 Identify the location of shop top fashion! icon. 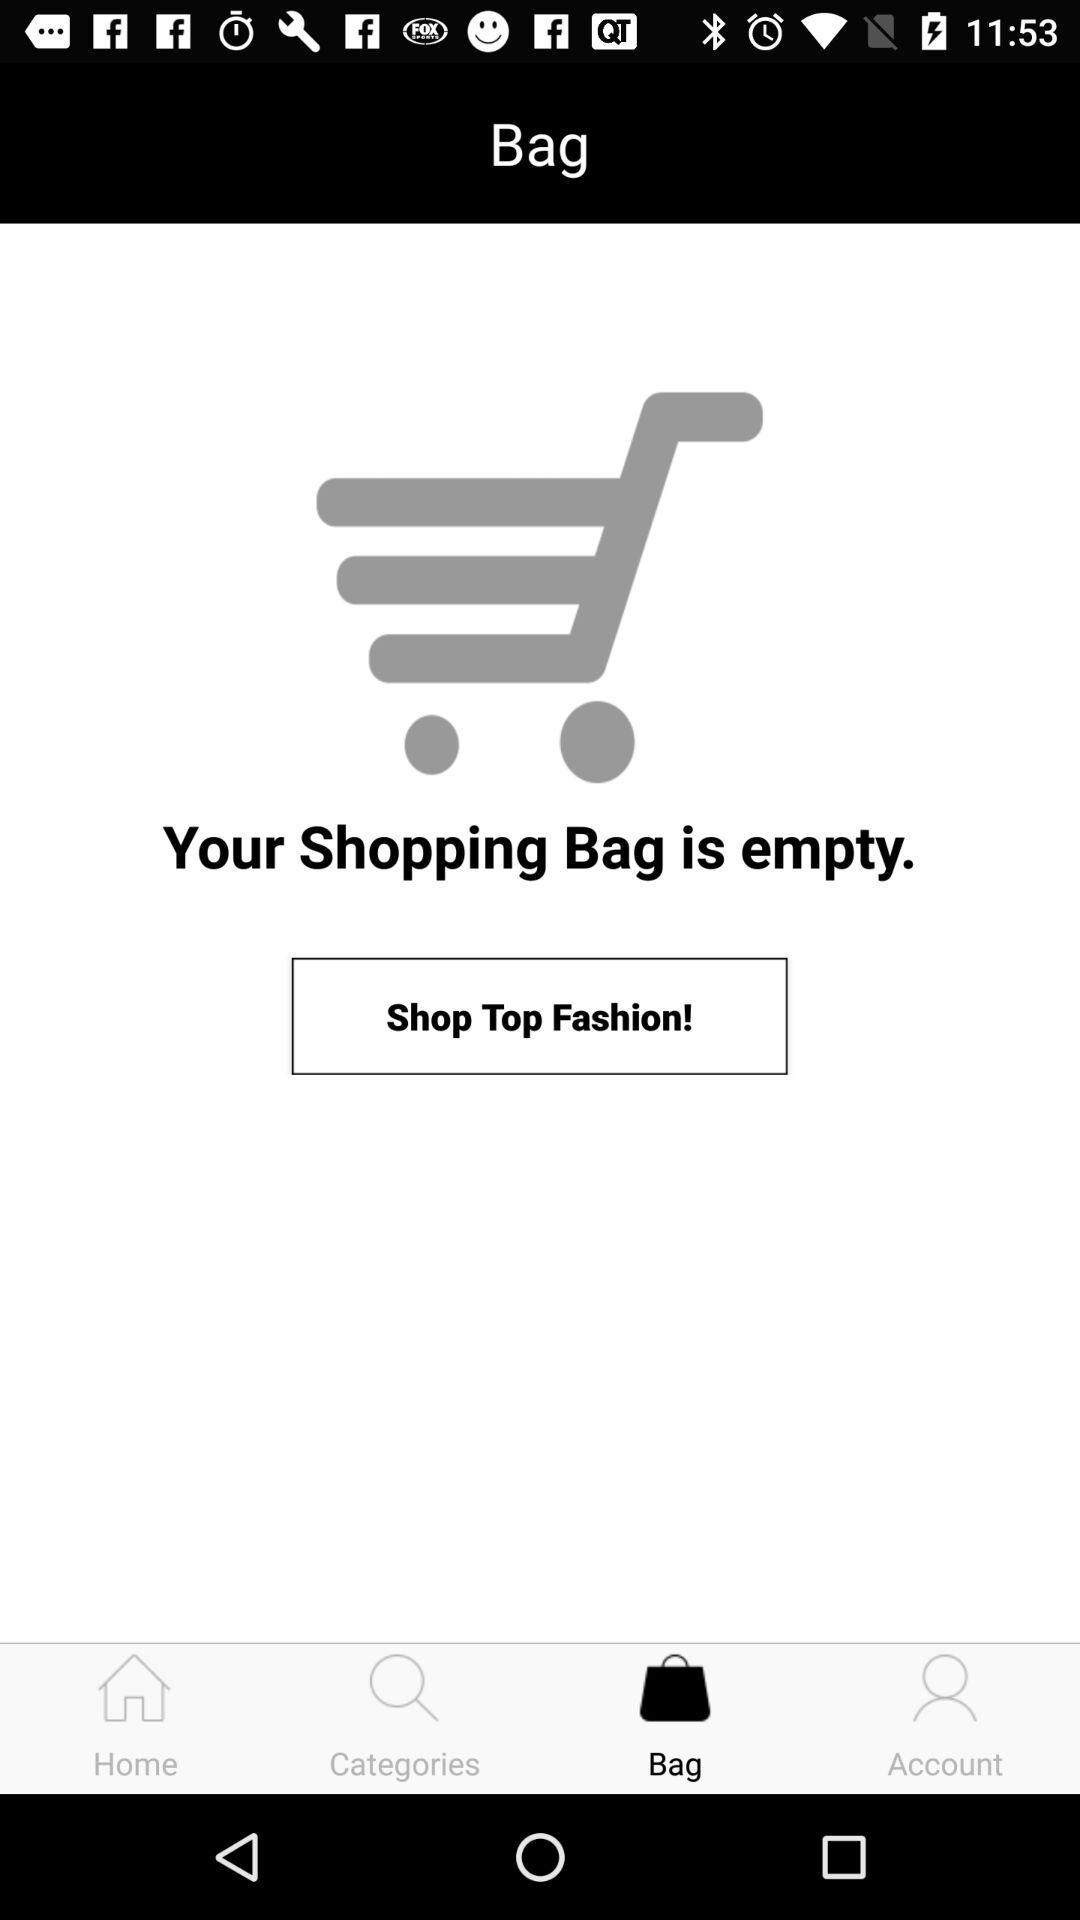
(538, 1016).